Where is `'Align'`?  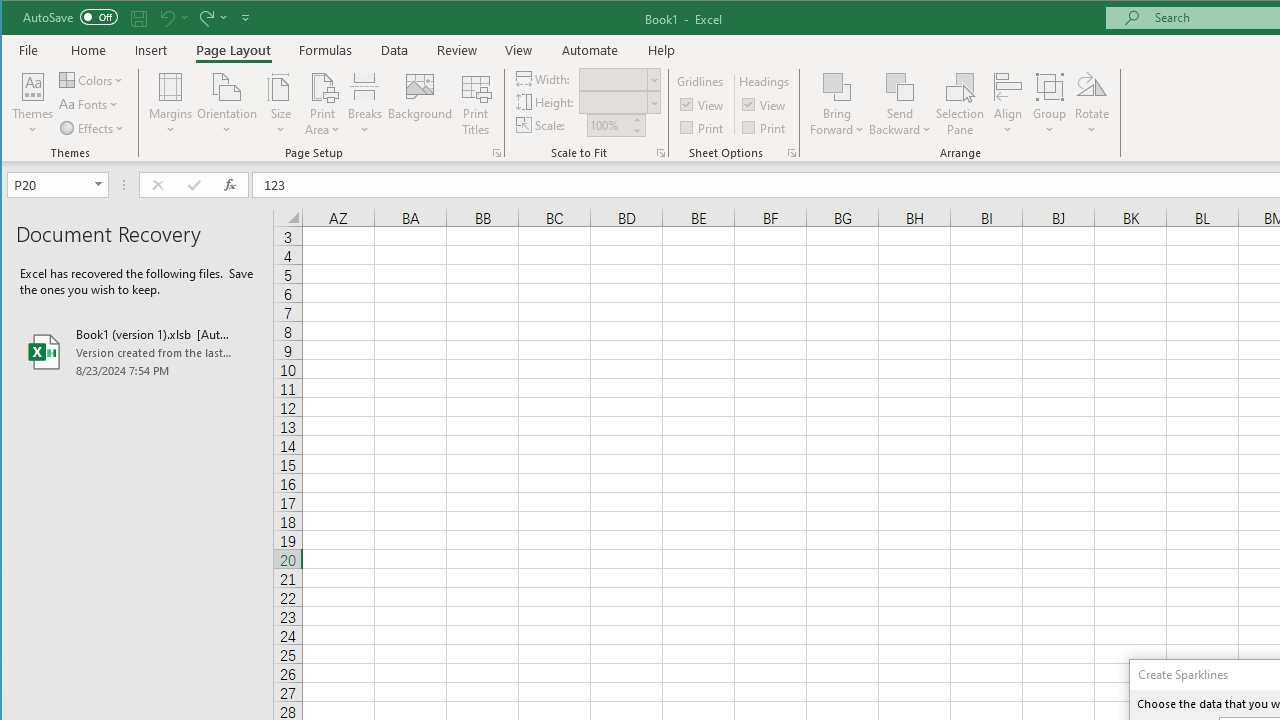
'Align' is located at coordinates (1008, 104).